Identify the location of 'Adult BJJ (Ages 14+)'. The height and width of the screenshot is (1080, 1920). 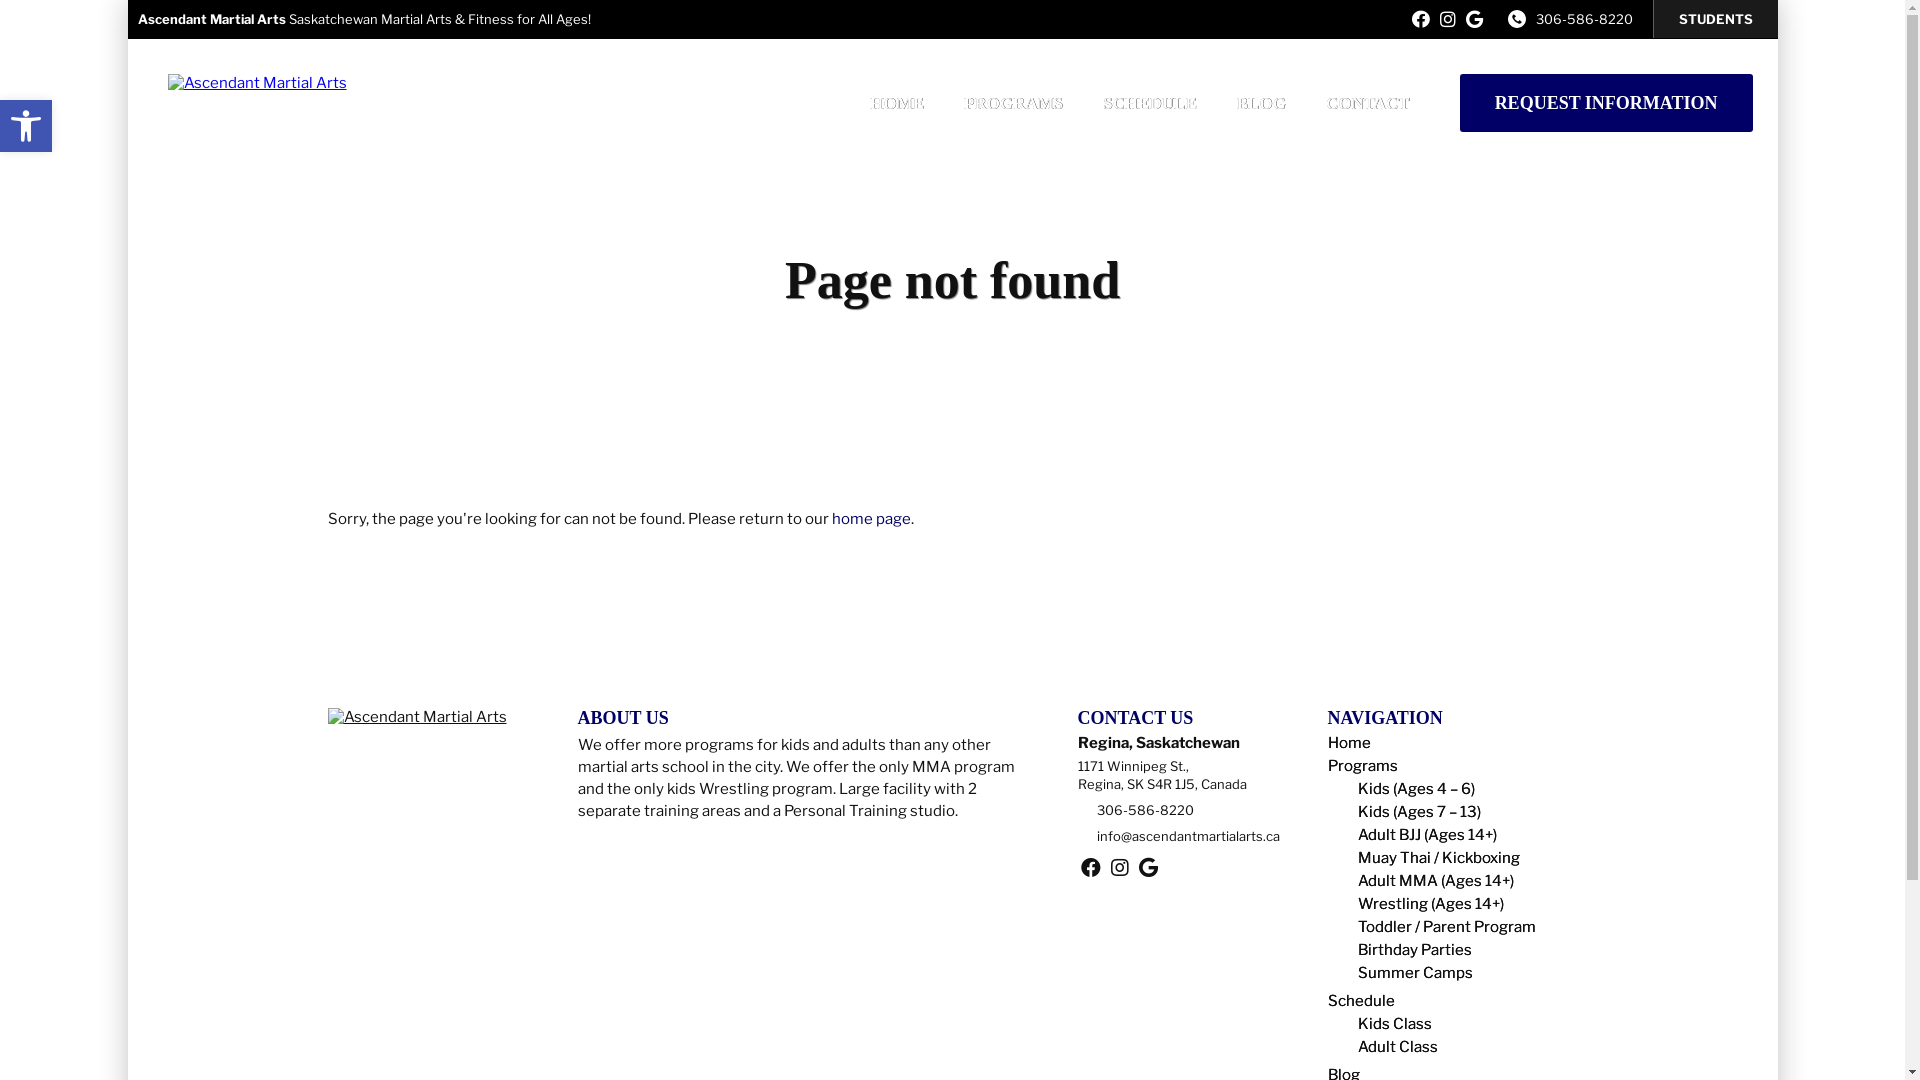
(1426, 834).